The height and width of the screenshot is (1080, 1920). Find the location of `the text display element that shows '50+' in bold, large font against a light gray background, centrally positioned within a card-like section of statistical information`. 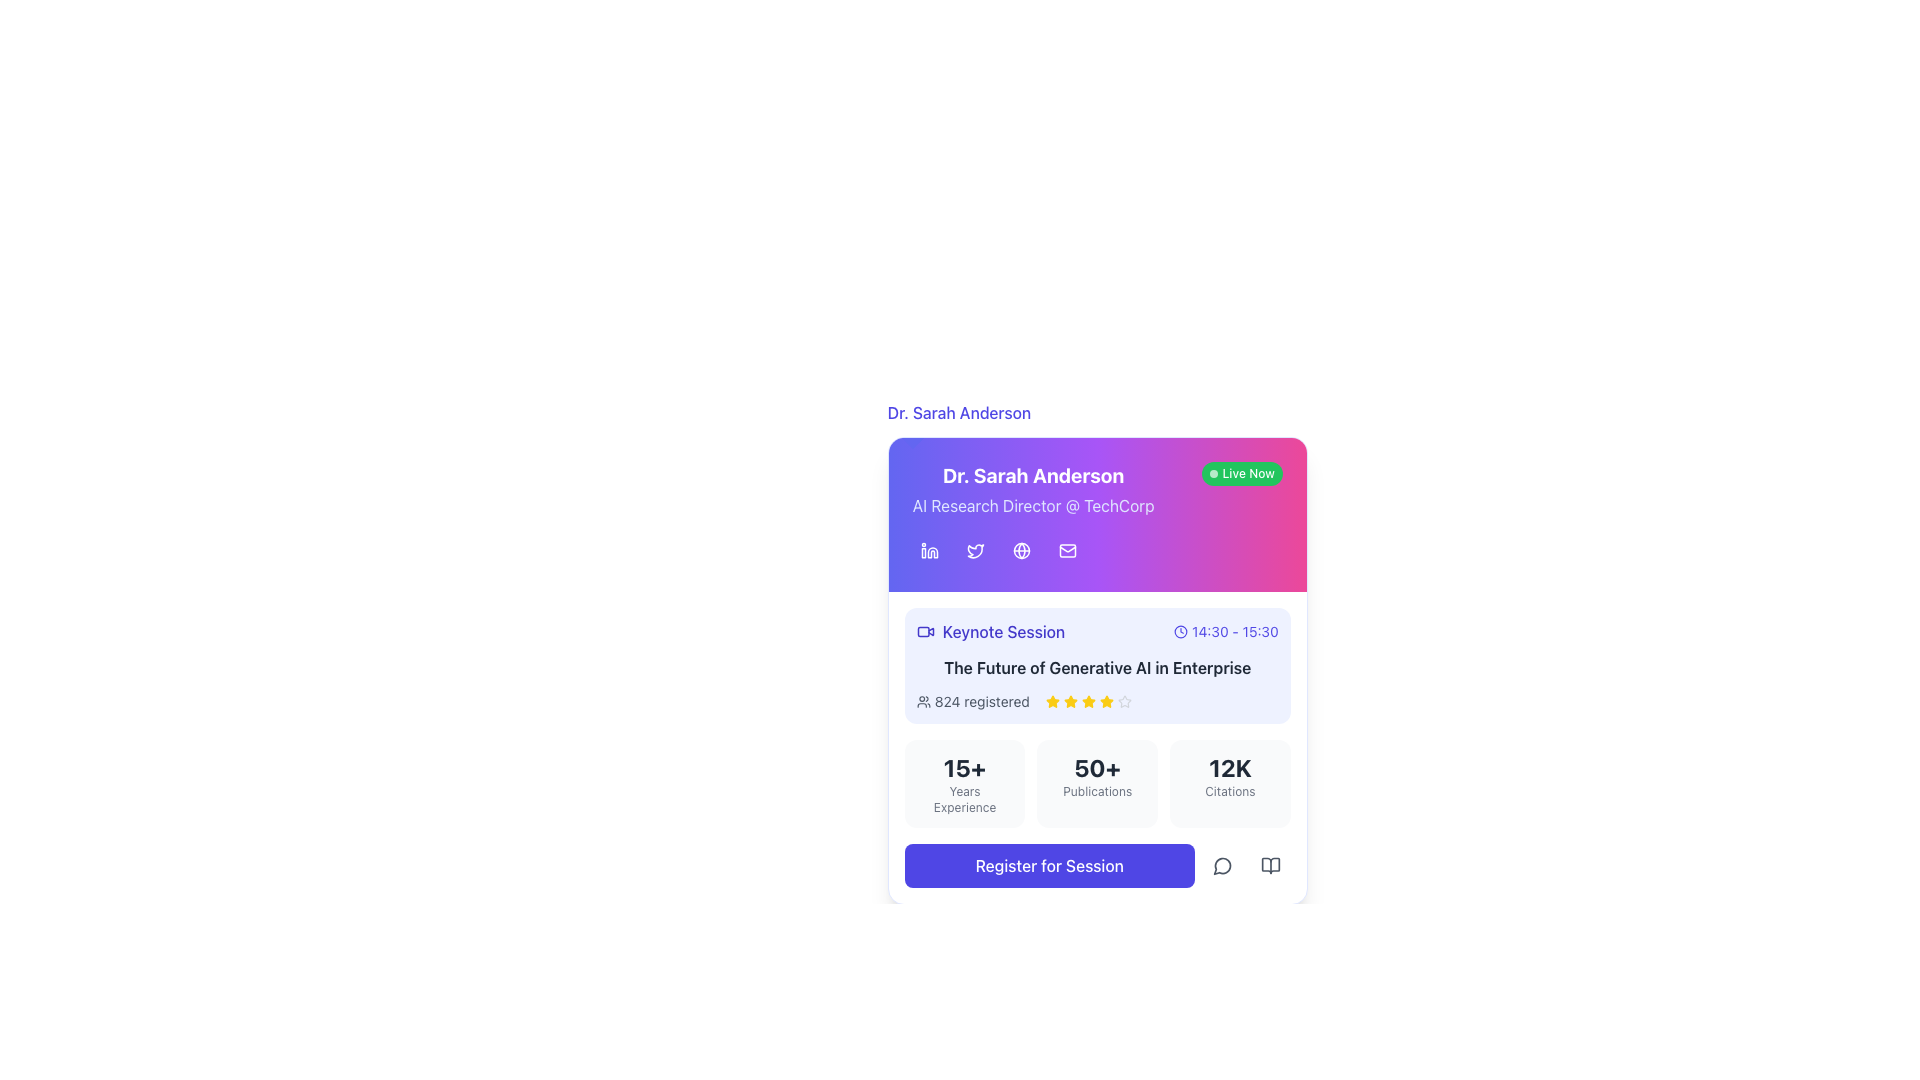

the text display element that shows '50+' in bold, large font against a light gray background, centrally positioned within a card-like section of statistical information is located at coordinates (1096, 766).